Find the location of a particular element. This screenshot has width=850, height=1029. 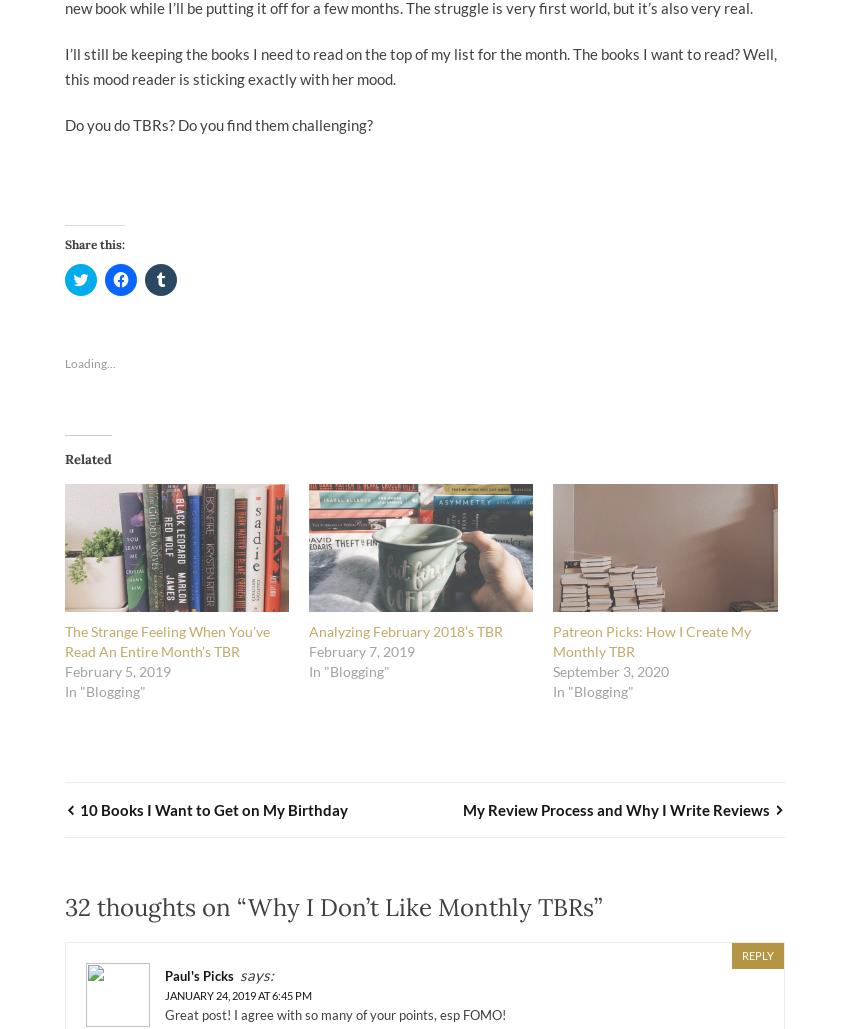

'Paul's Picks' is located at coordinates (198, 975).